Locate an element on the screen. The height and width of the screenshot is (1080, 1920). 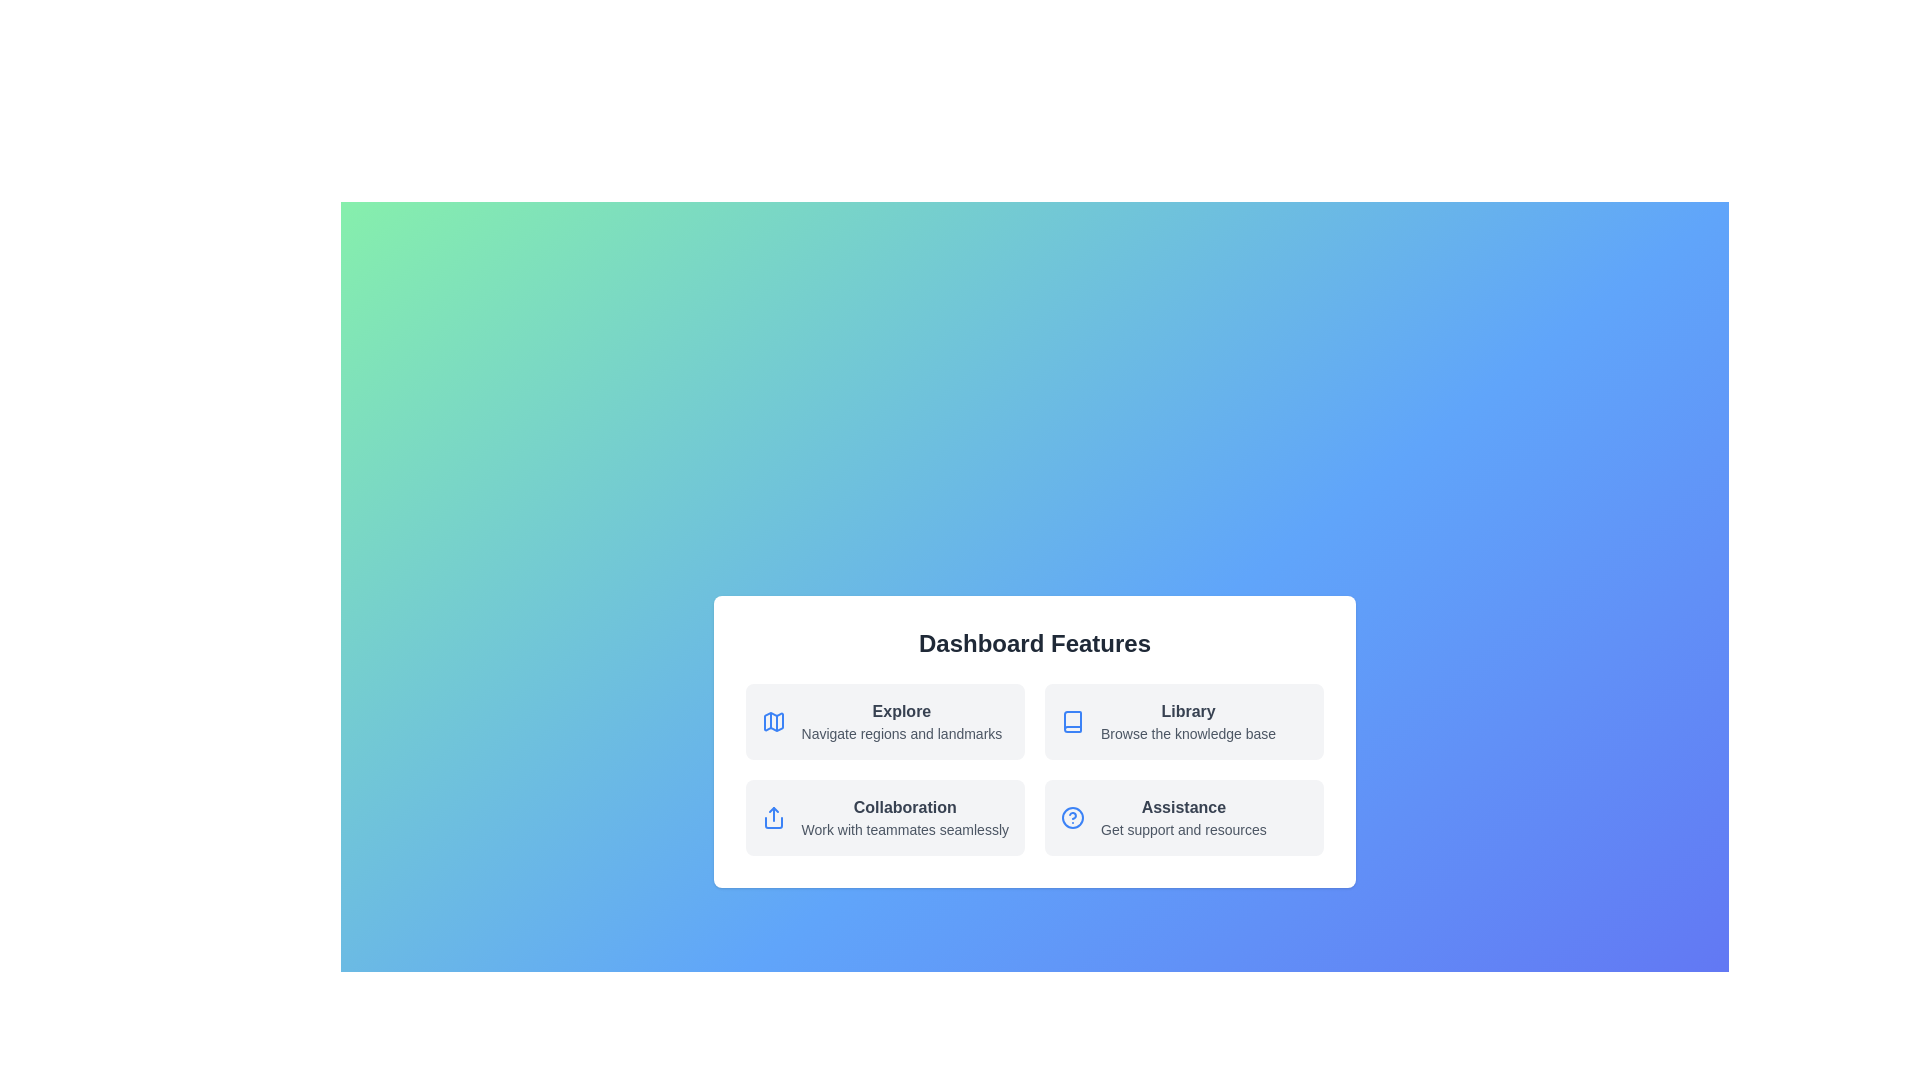
the icon for the Assistance feature is located at coordinates (1072, 817).